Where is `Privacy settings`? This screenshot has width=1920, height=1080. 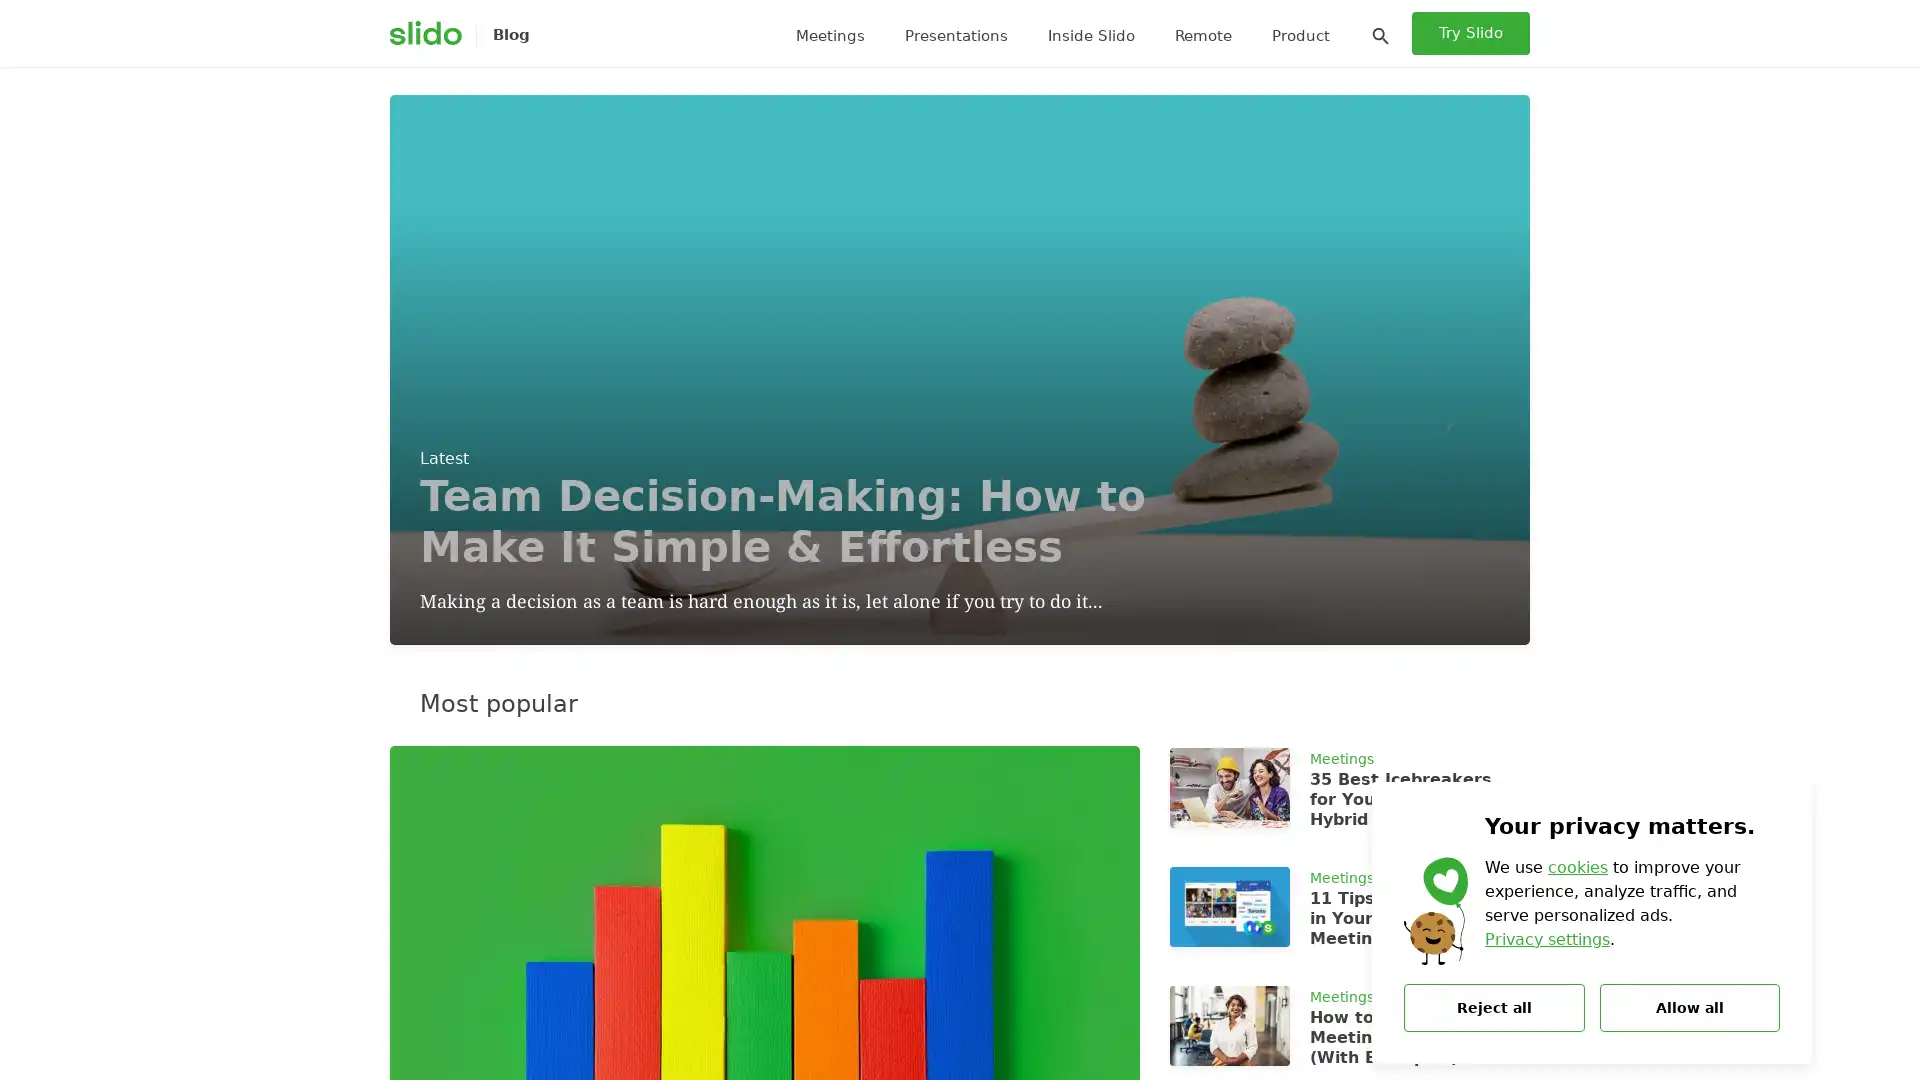
Privacy settings is located at coordinates (1546, 940).